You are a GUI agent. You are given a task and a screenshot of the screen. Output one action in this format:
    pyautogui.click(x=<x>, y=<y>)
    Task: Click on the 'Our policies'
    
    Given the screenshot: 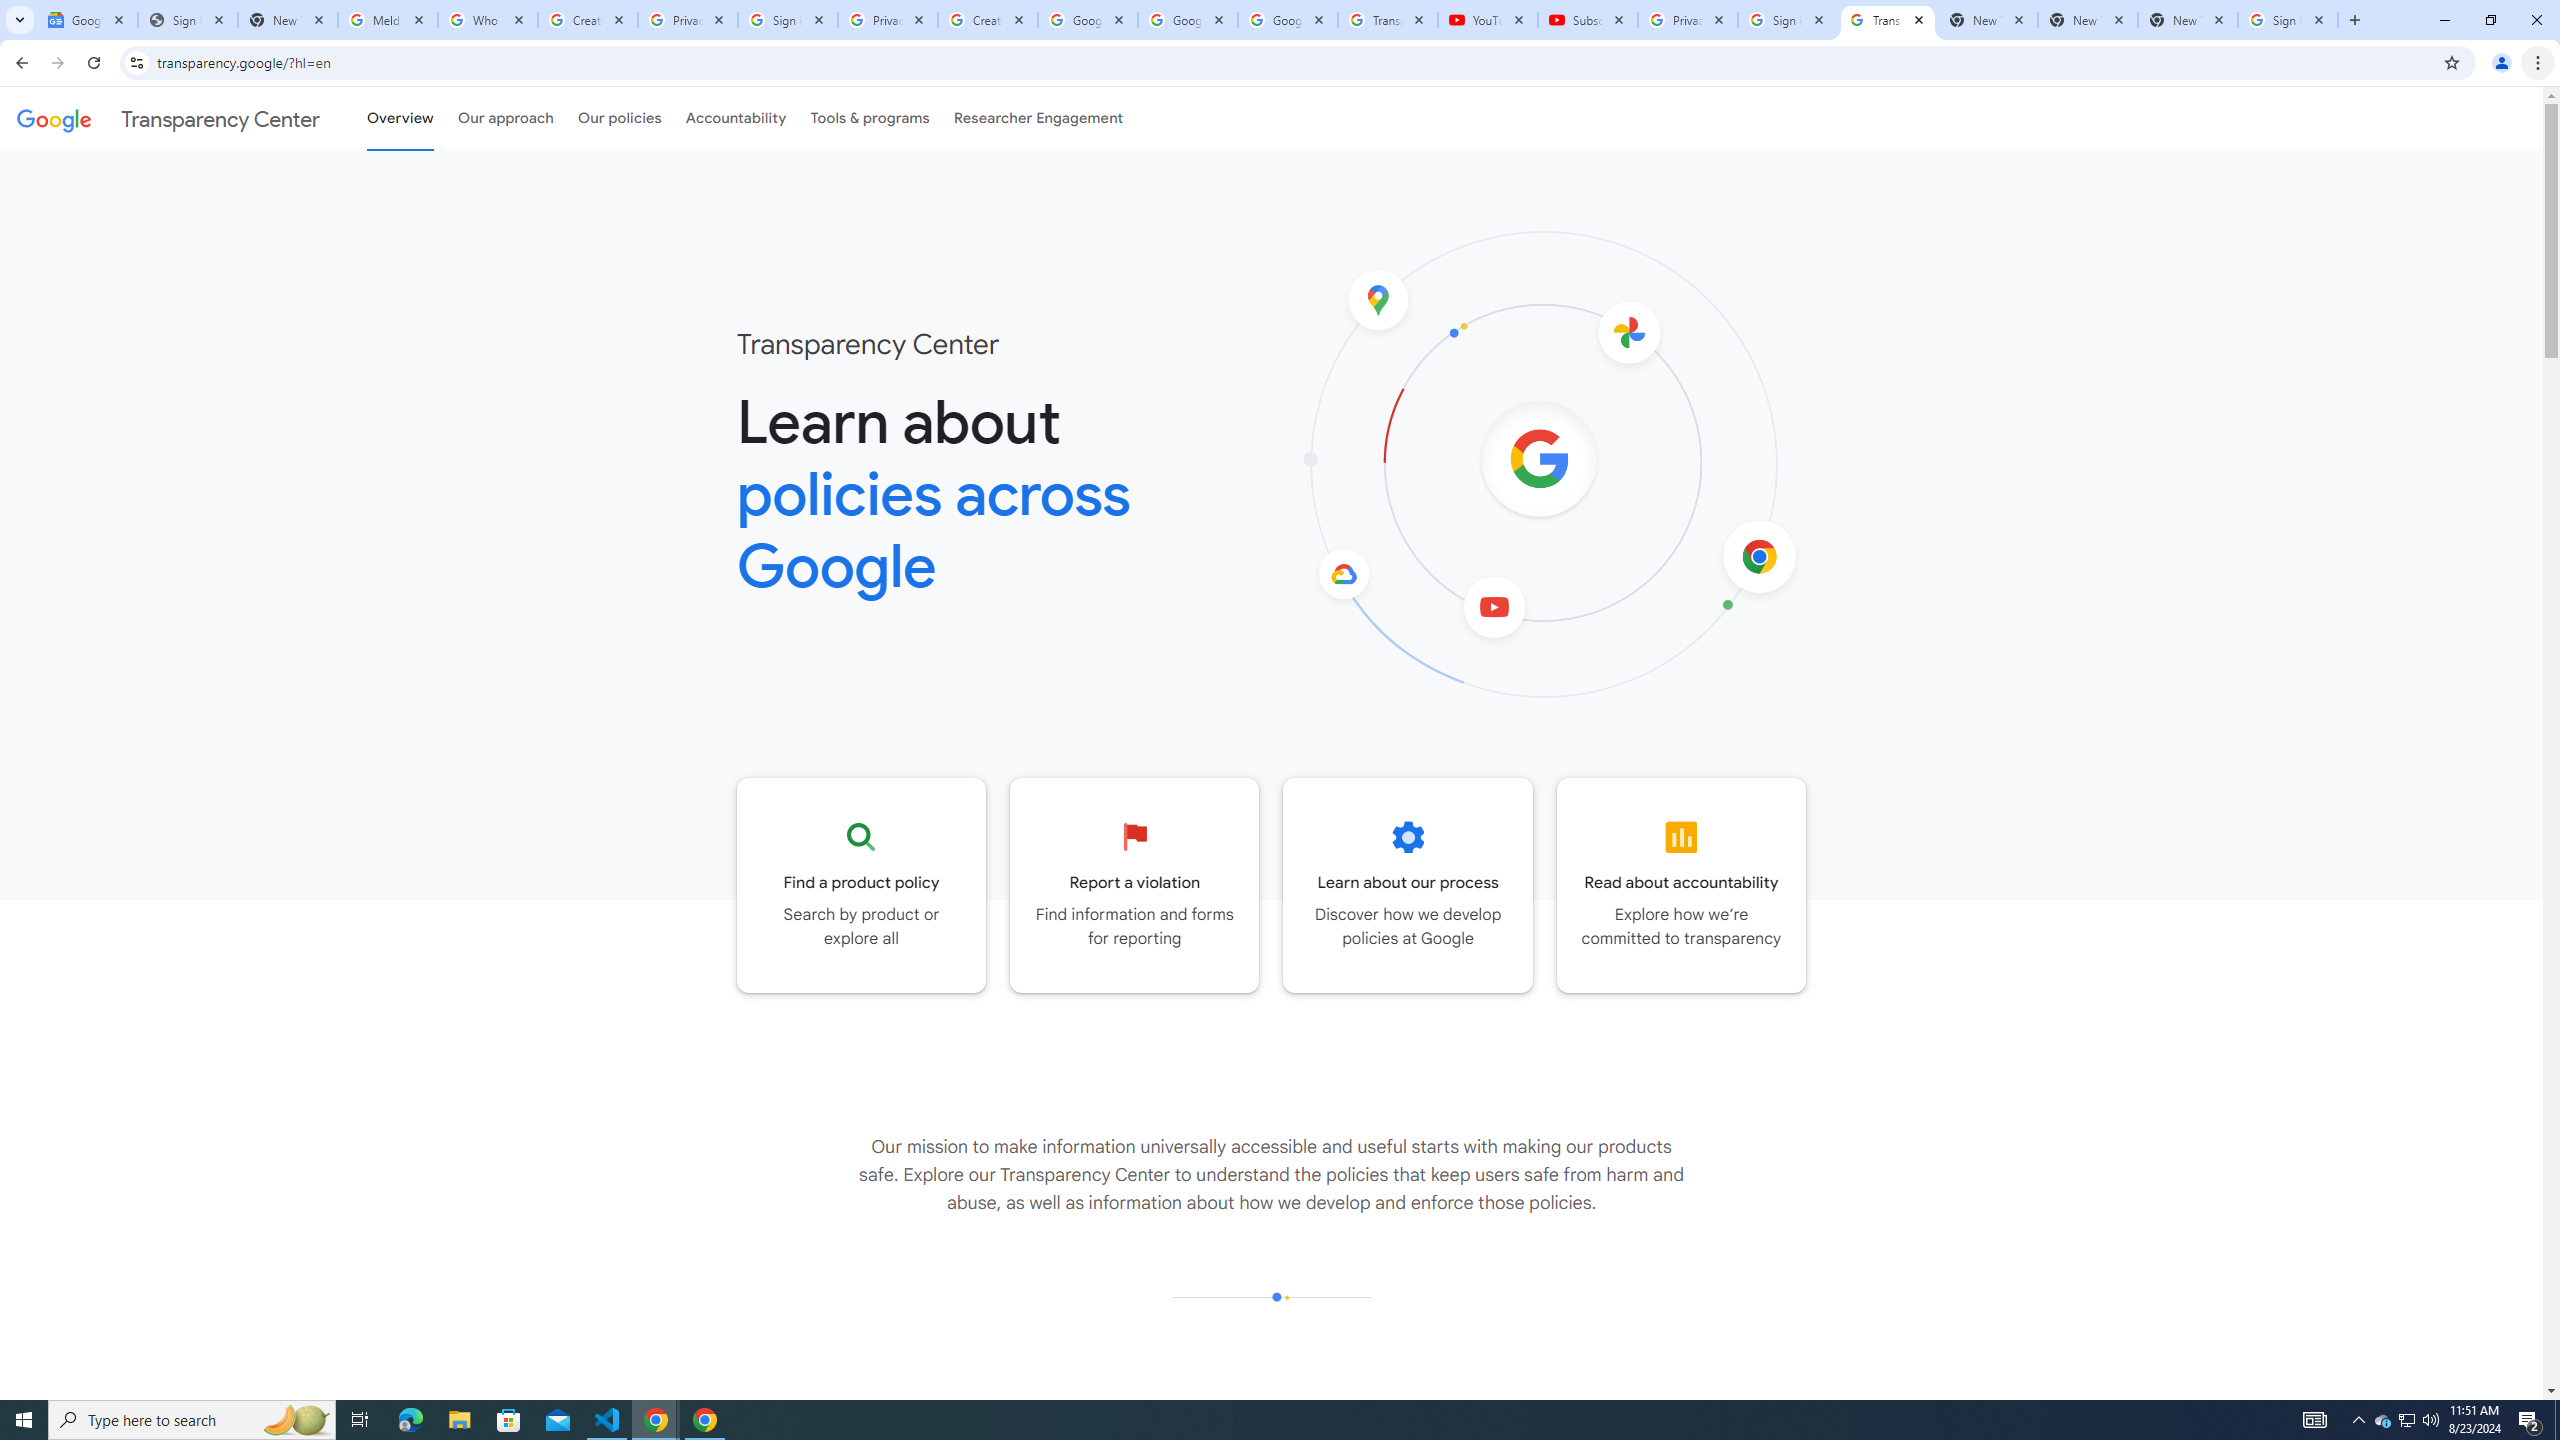 What is the action you would take?
    pyautogui.click(x=619, y=118)
    